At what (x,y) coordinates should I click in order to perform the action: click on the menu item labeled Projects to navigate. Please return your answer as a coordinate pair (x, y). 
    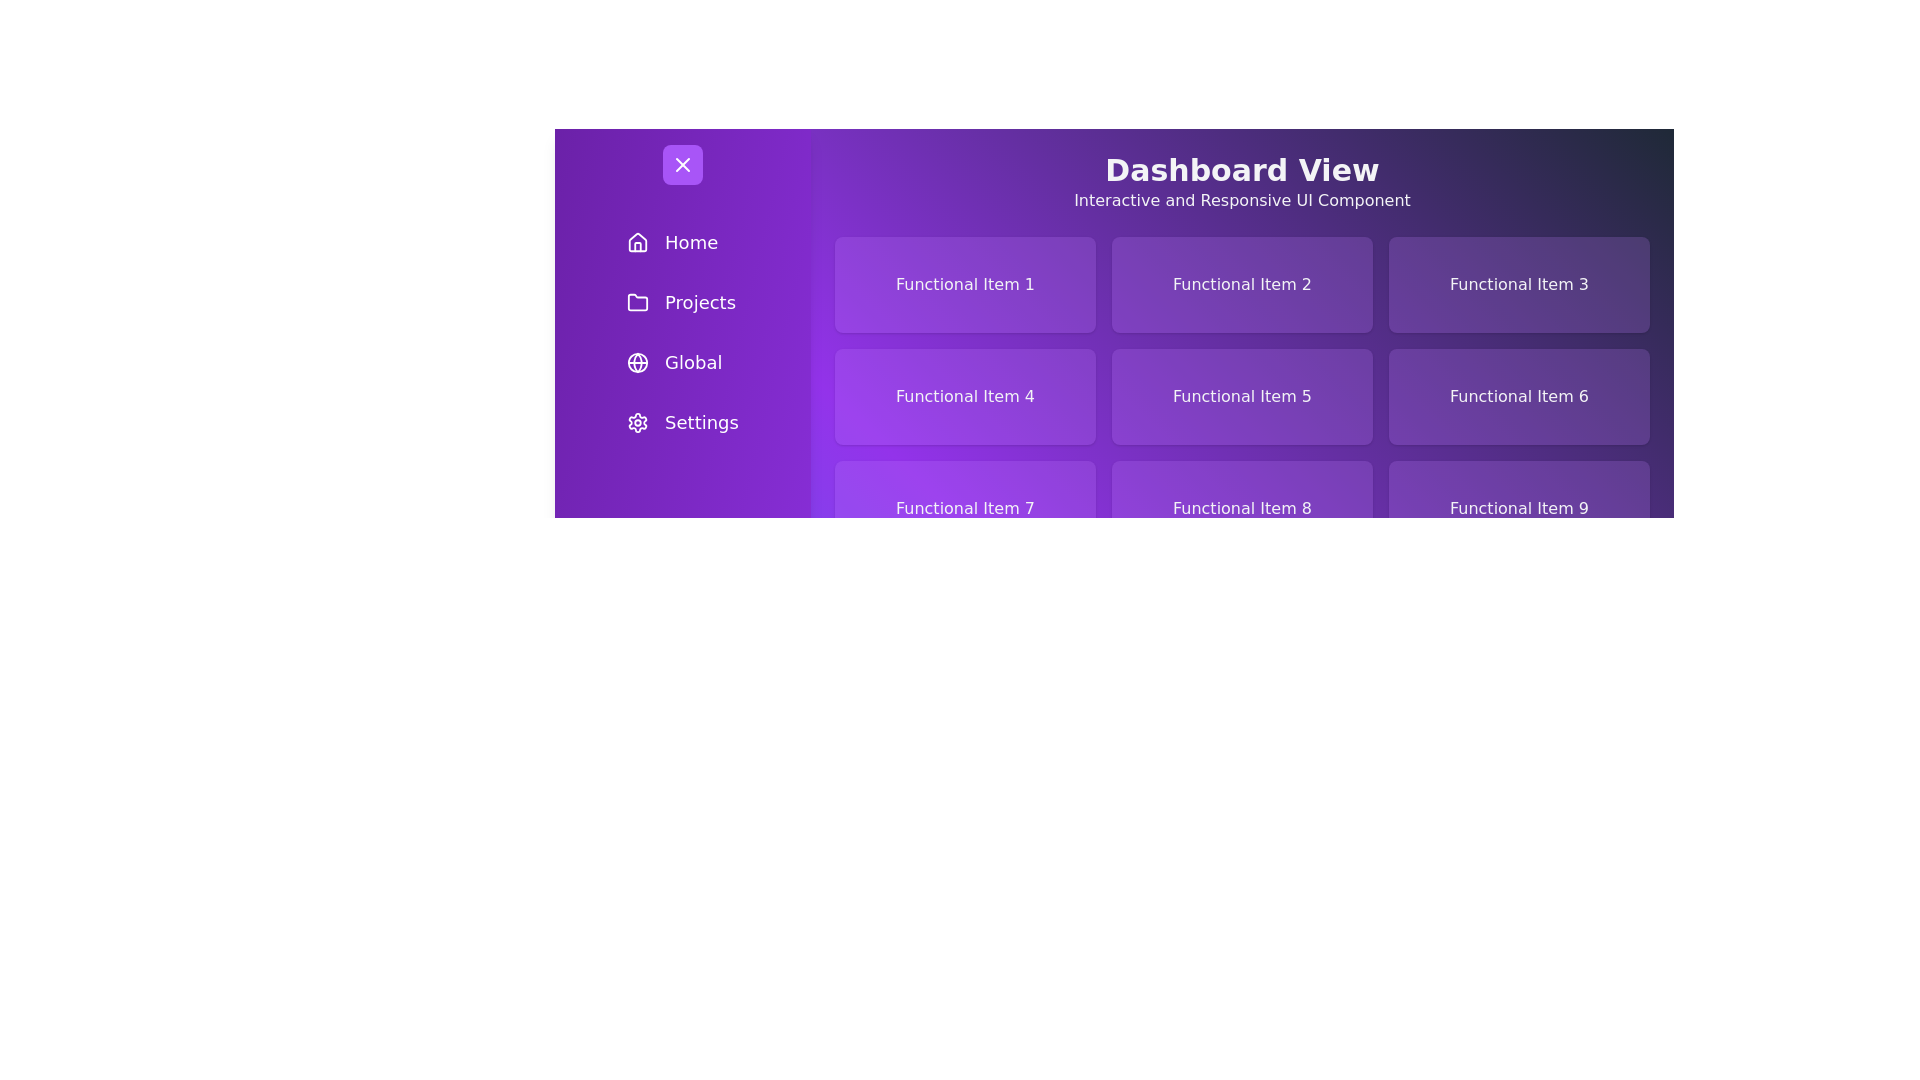
    Looking at the image, I should click on (682, 303).